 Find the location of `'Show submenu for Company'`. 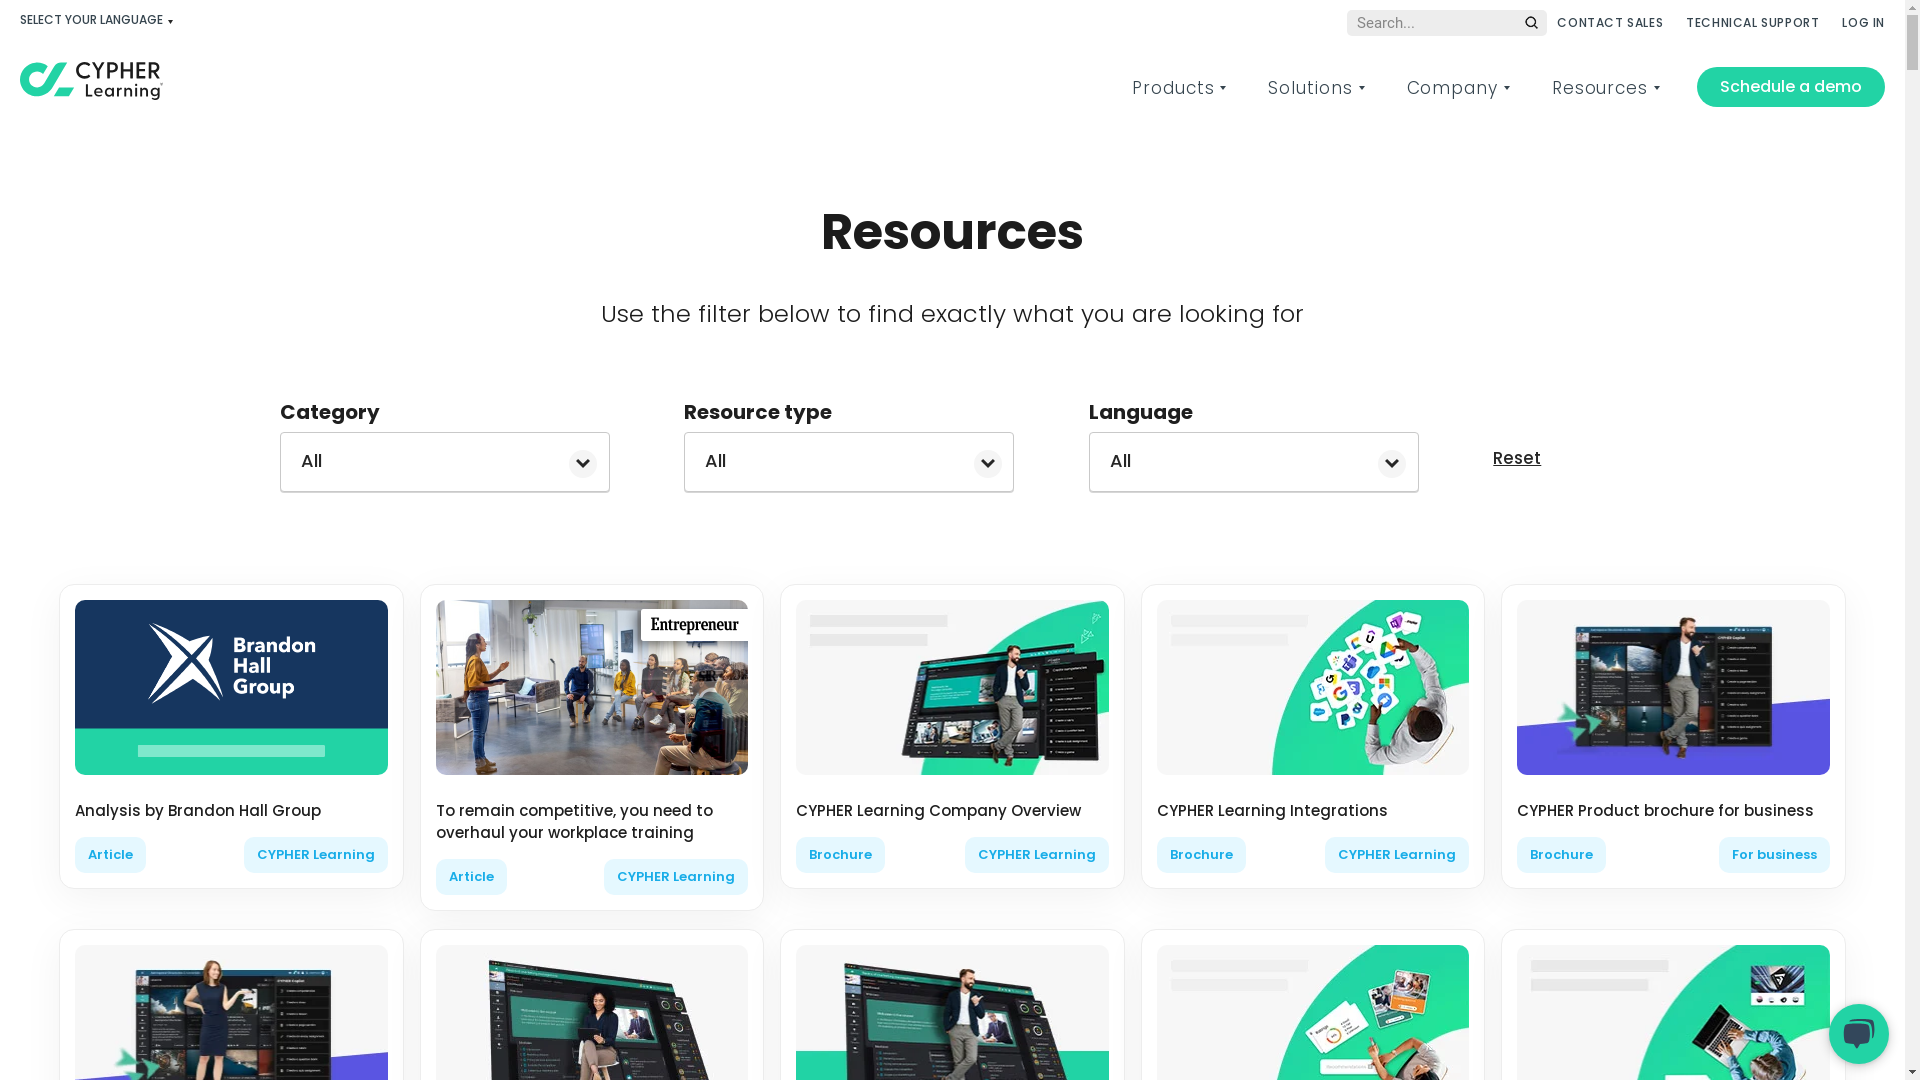

'Show submenu for Company' is located at coordinates (1506, 87).